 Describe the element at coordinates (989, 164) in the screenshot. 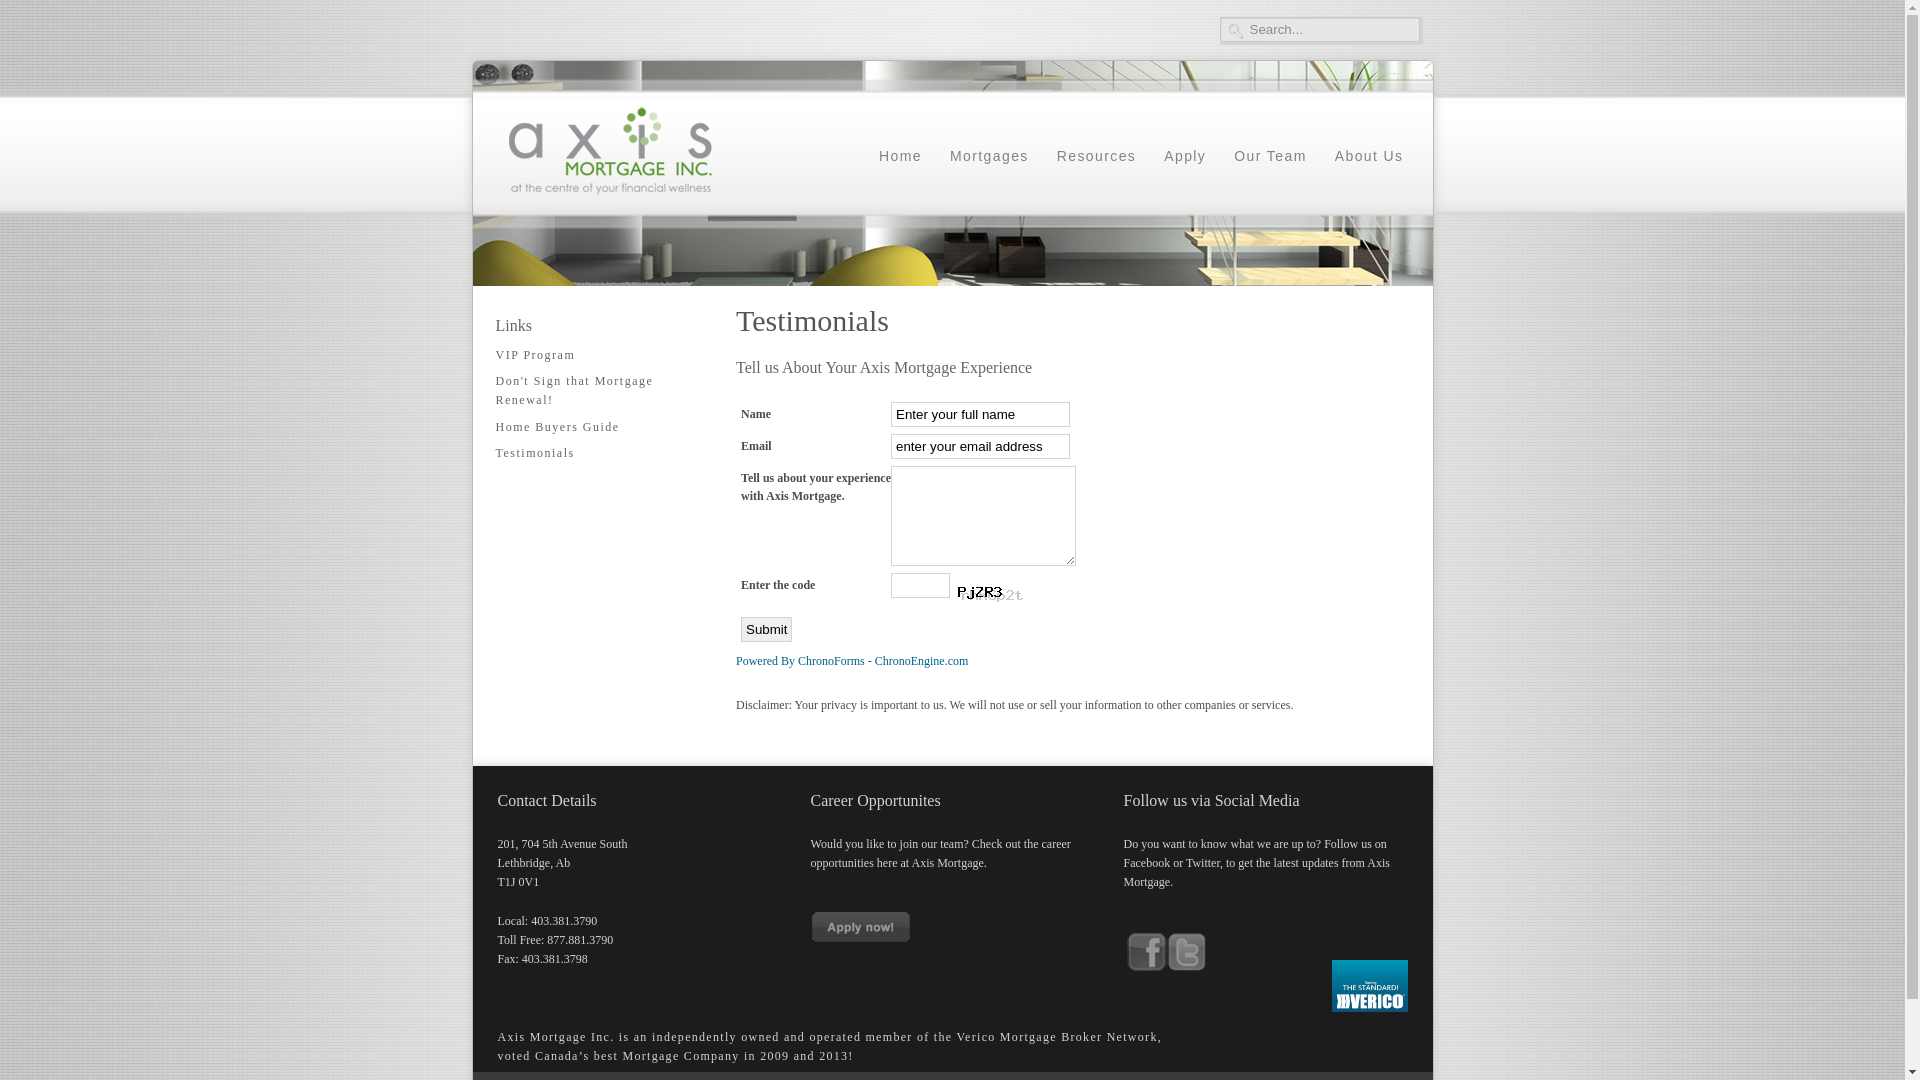

I see `'Mortgages'` at that location.